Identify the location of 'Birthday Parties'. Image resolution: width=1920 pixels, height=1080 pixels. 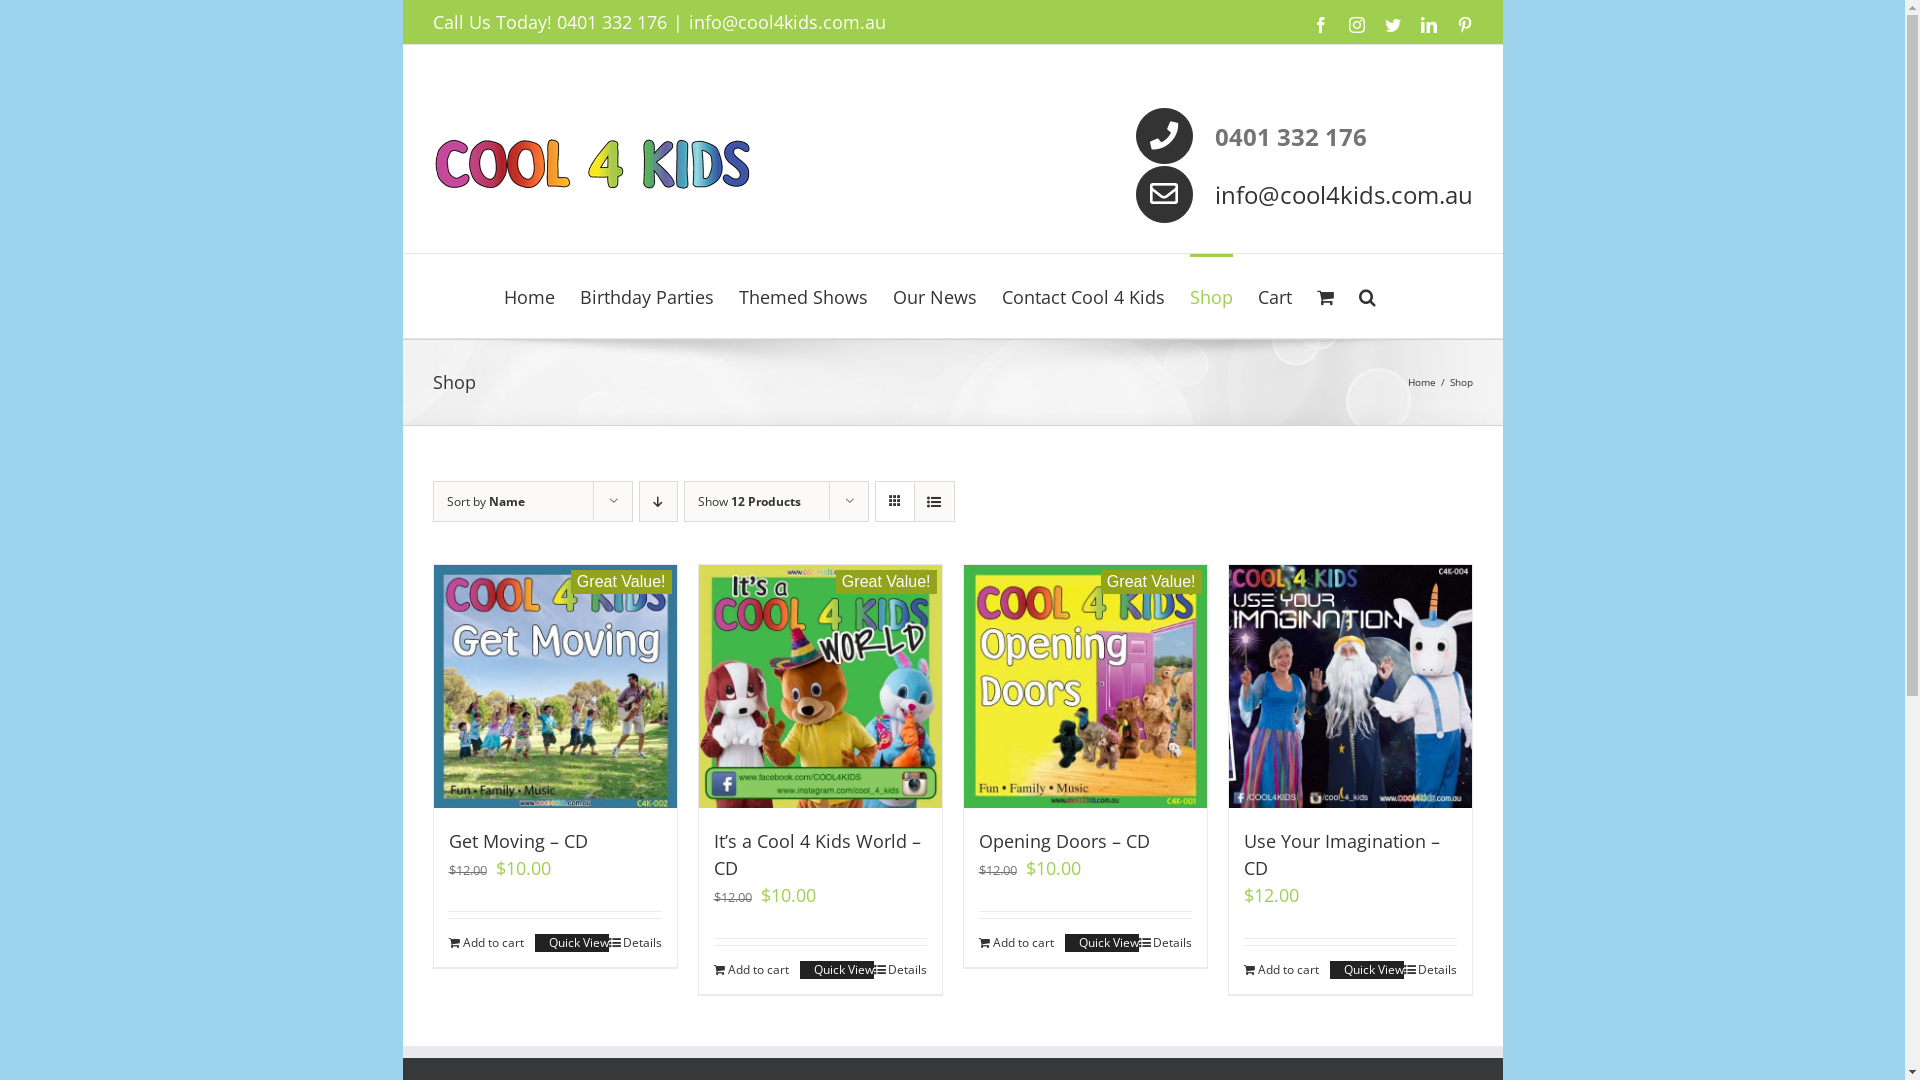
(647, 296).